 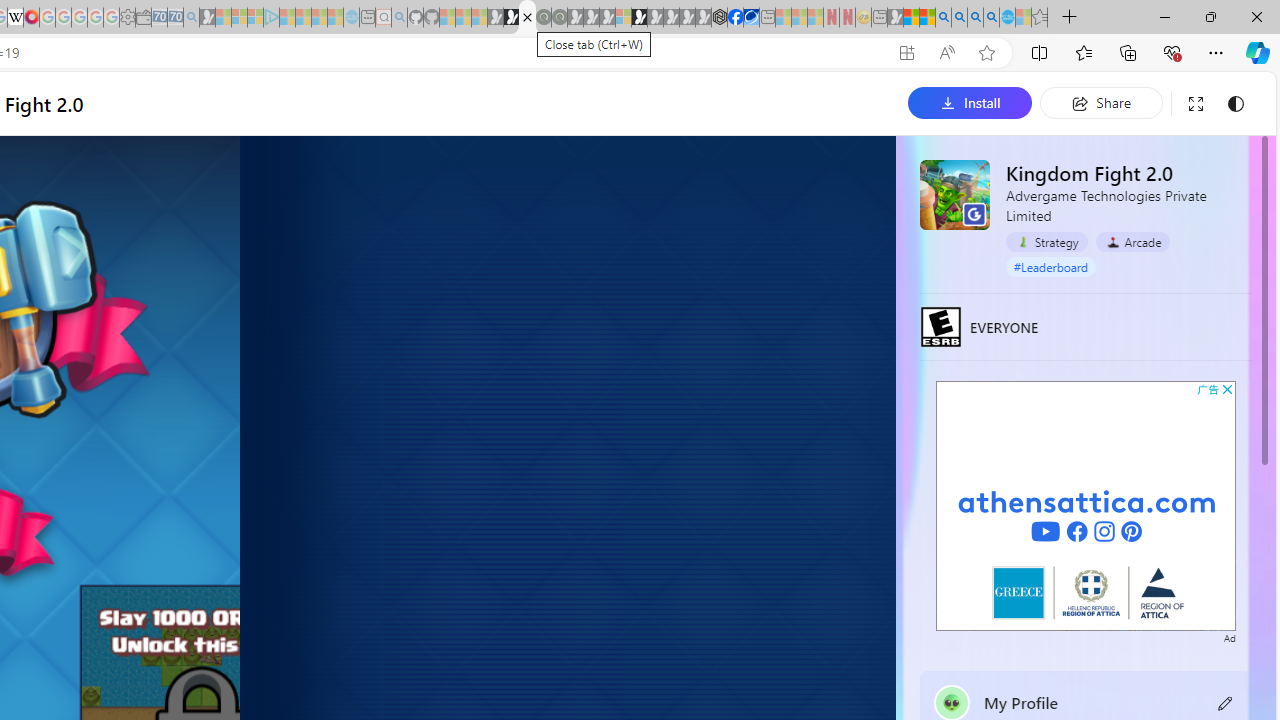 What do you see at coordinates (32, 17) in the screenshot?
I see `'MediaWiki'` at bounding box center [32, 17].